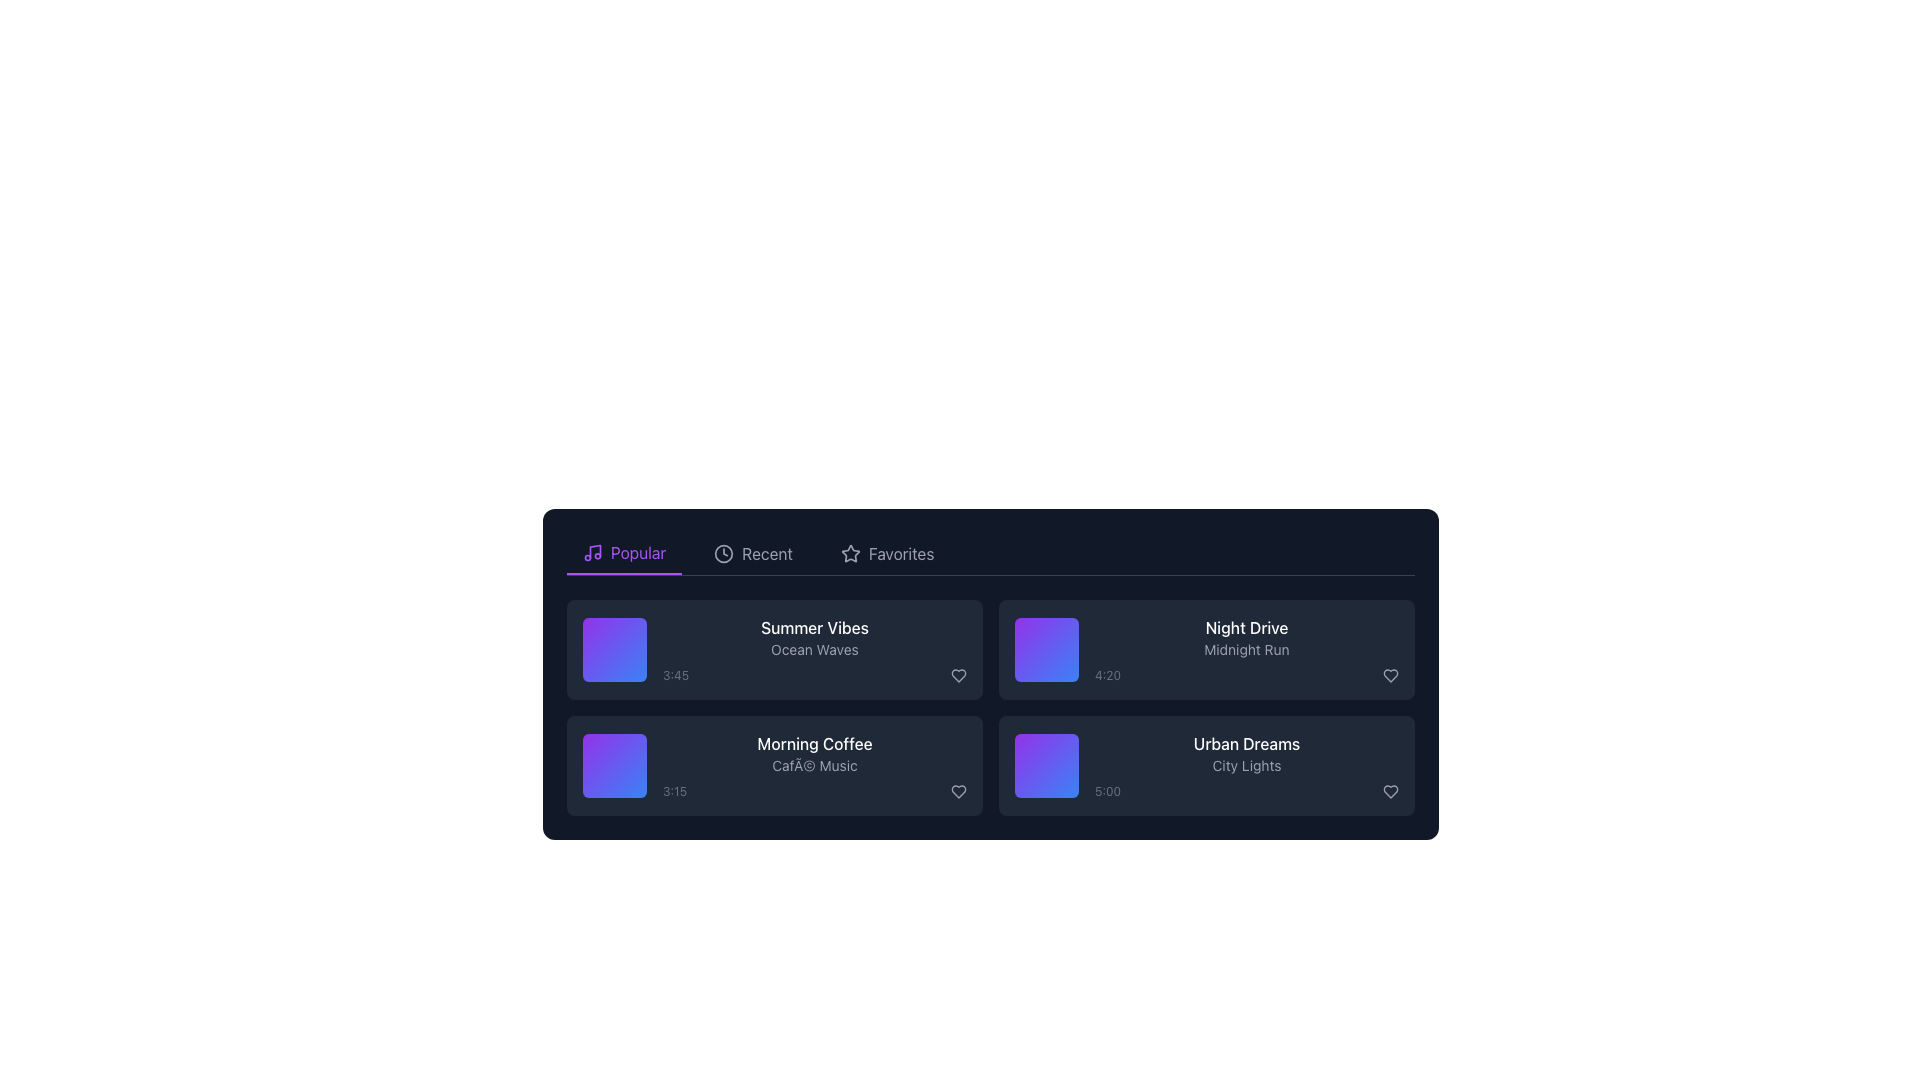 The height and width of the screenshot is (1080, 1920). What do you see at coordinates (637, 552) in the screenshot?
I see `the 'Popular' label in the tabbed navigation bar` at bounding box center [637, 552].